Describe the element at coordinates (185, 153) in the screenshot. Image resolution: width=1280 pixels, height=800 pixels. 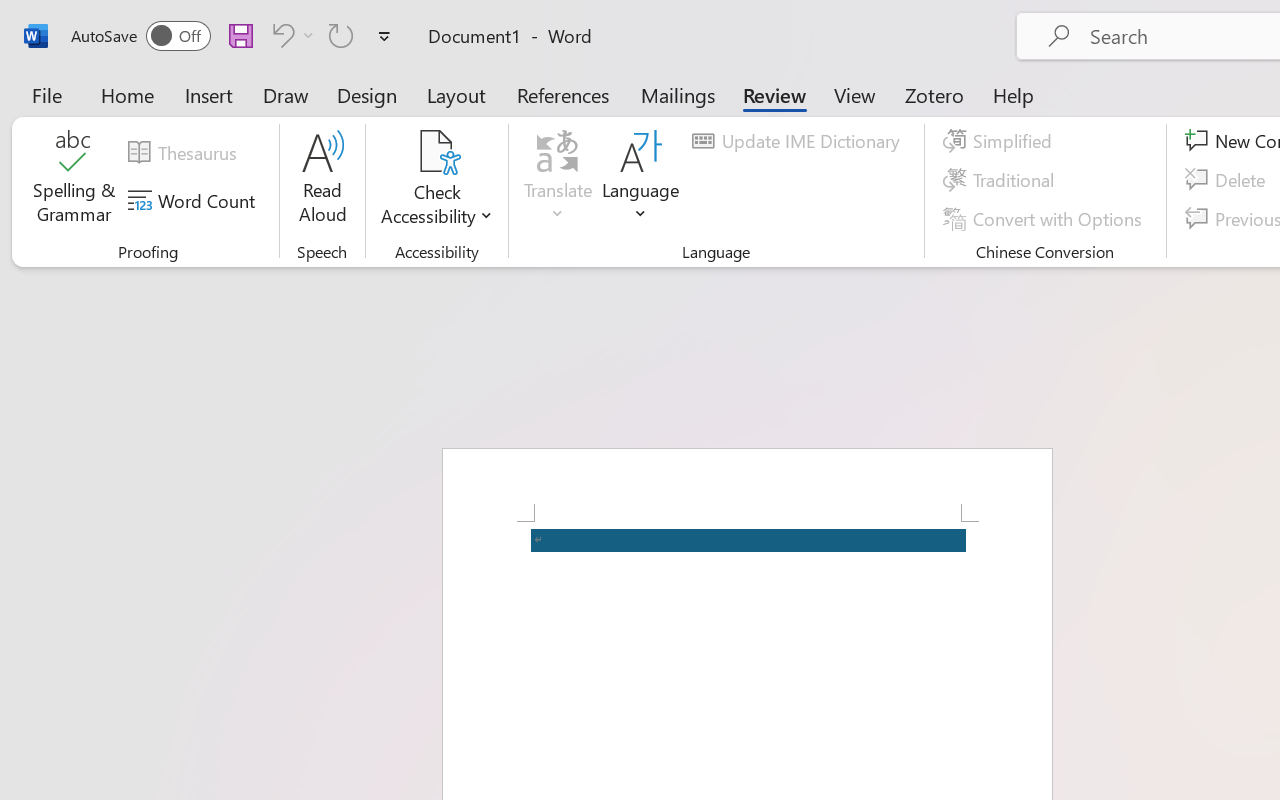
I see `'Thesaurus...'` at that location.